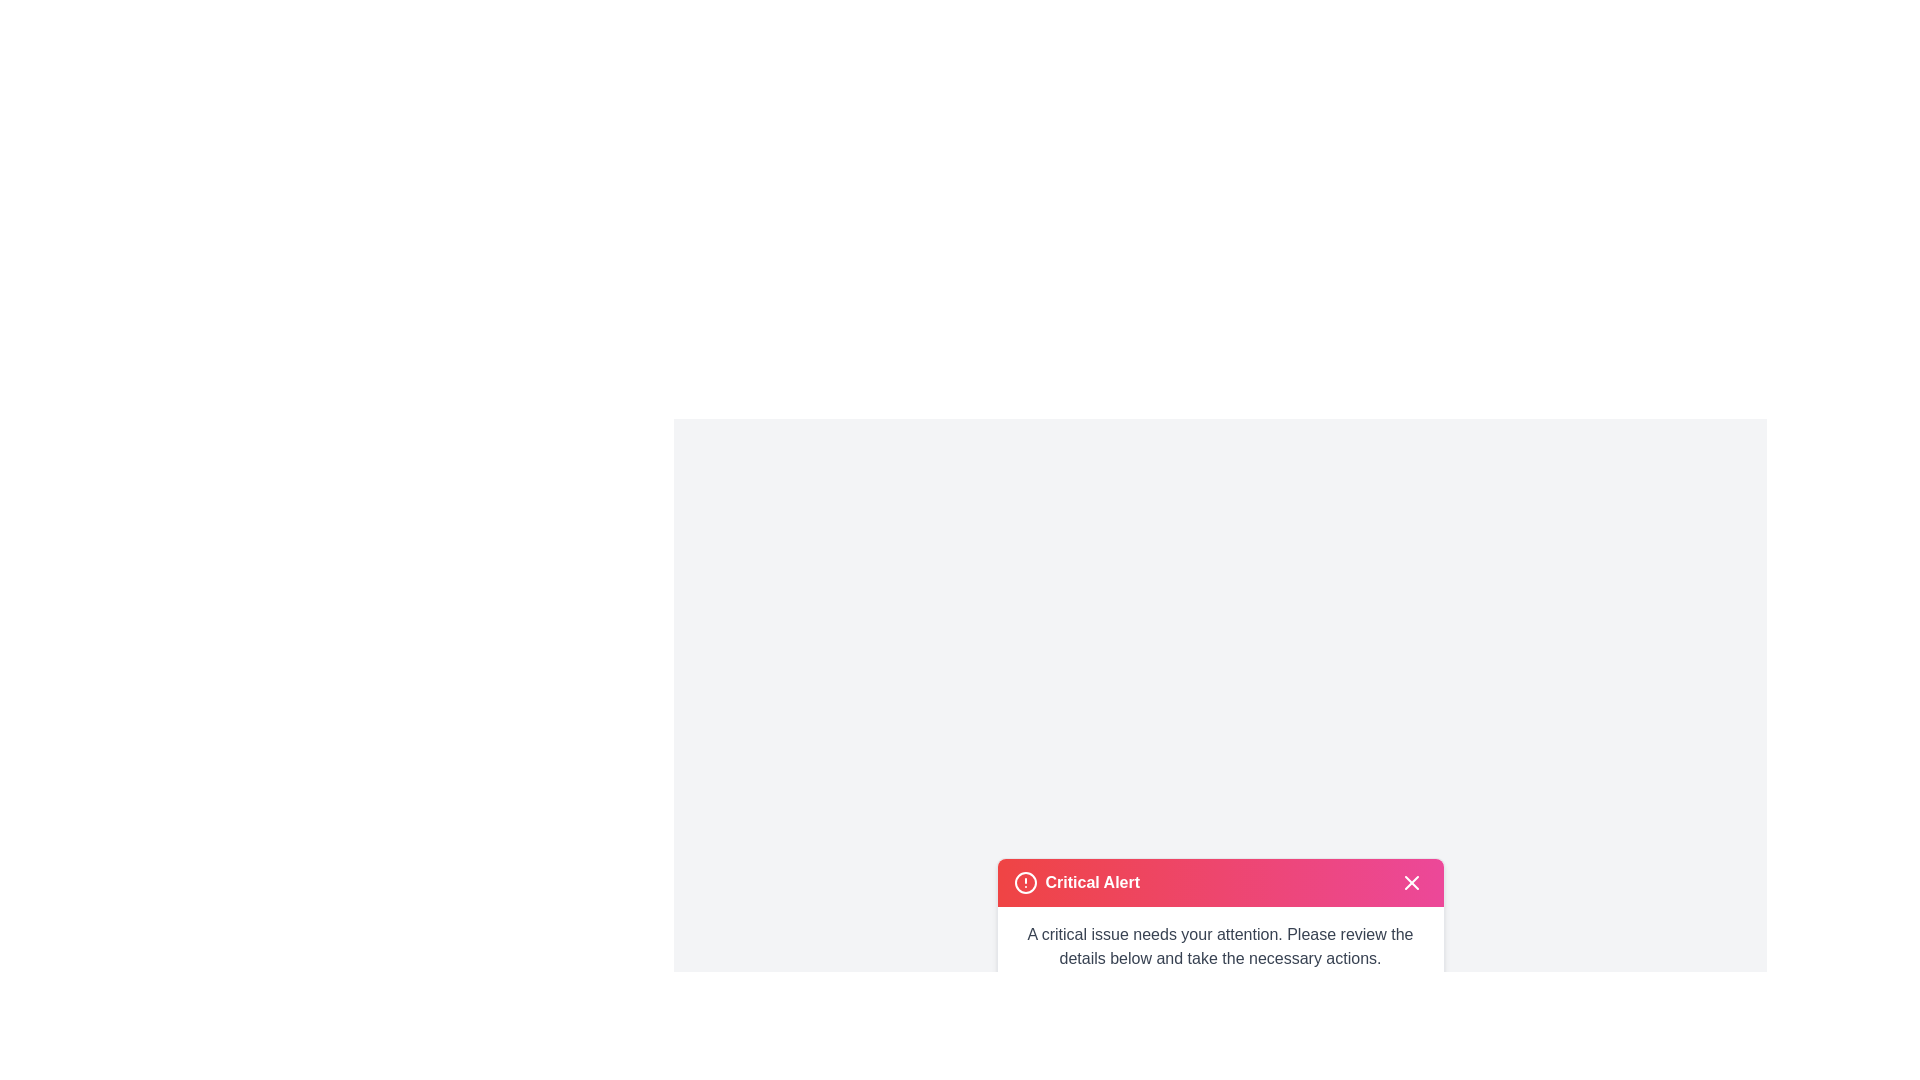  Describe the element at coordinates (1410, 881) in the screenshot. I see `the close icon located in the top-right corner of the alert dialog with a red and pink gradient background that contains the text 'Critical Alert'` at that location.